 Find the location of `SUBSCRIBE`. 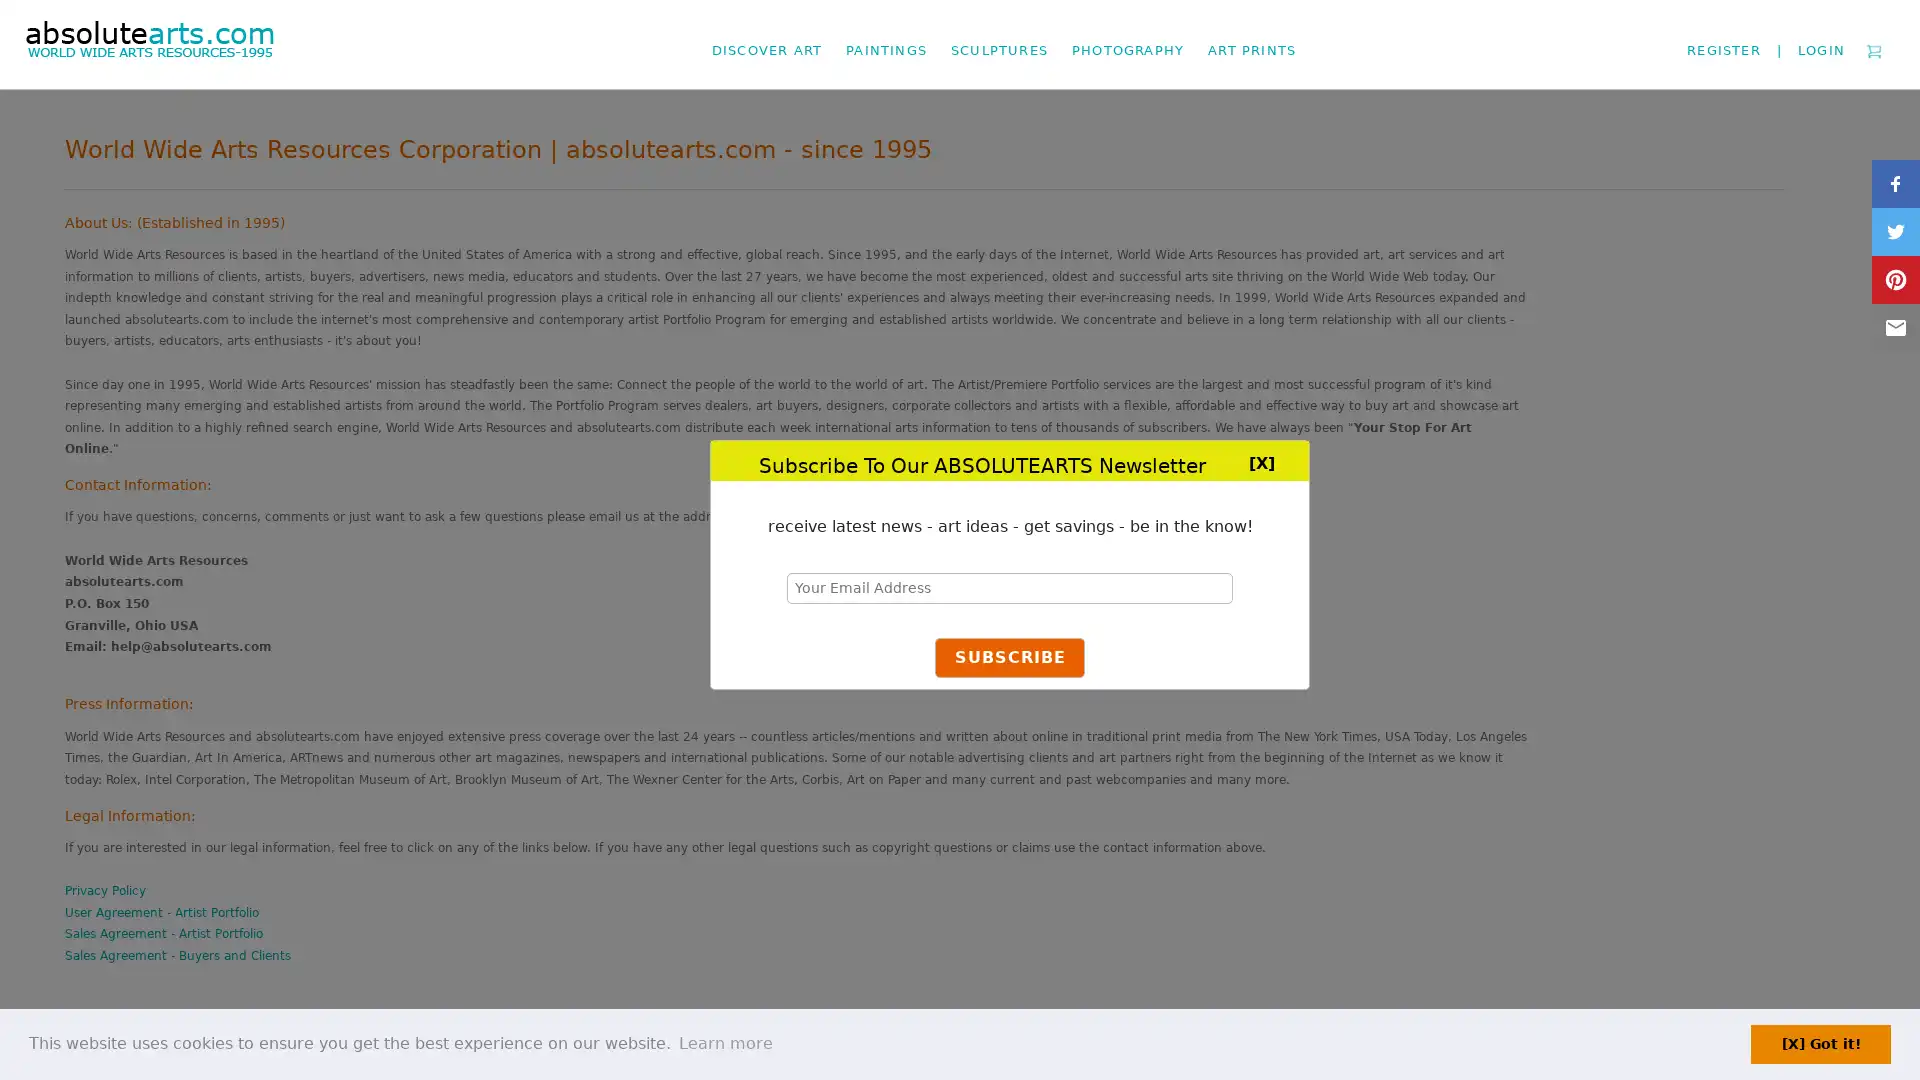

SUBSCRIBE is located at coordinates (1009, 658).